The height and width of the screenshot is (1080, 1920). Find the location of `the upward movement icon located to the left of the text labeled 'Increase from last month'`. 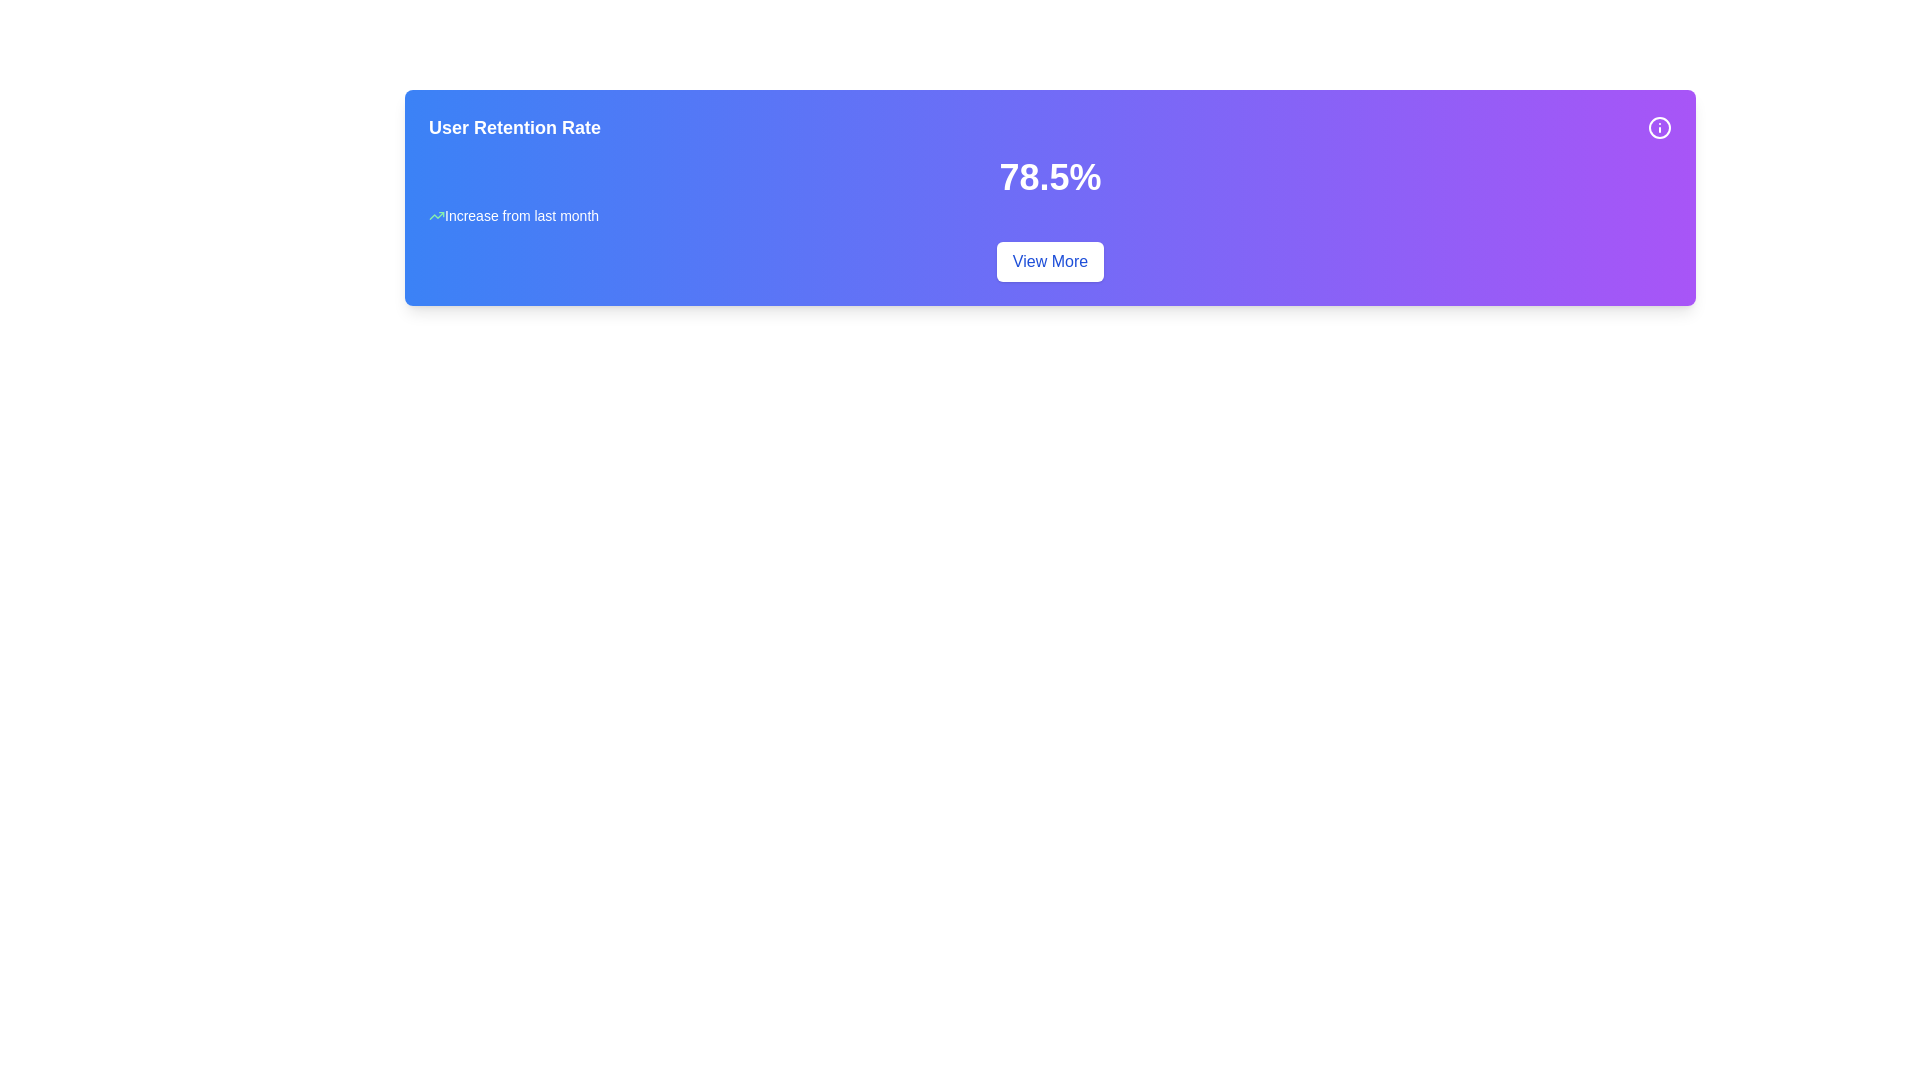

the upward movement icon located to the left of the text labeled 'Increase from last month' is located at coordinates (435, 216).